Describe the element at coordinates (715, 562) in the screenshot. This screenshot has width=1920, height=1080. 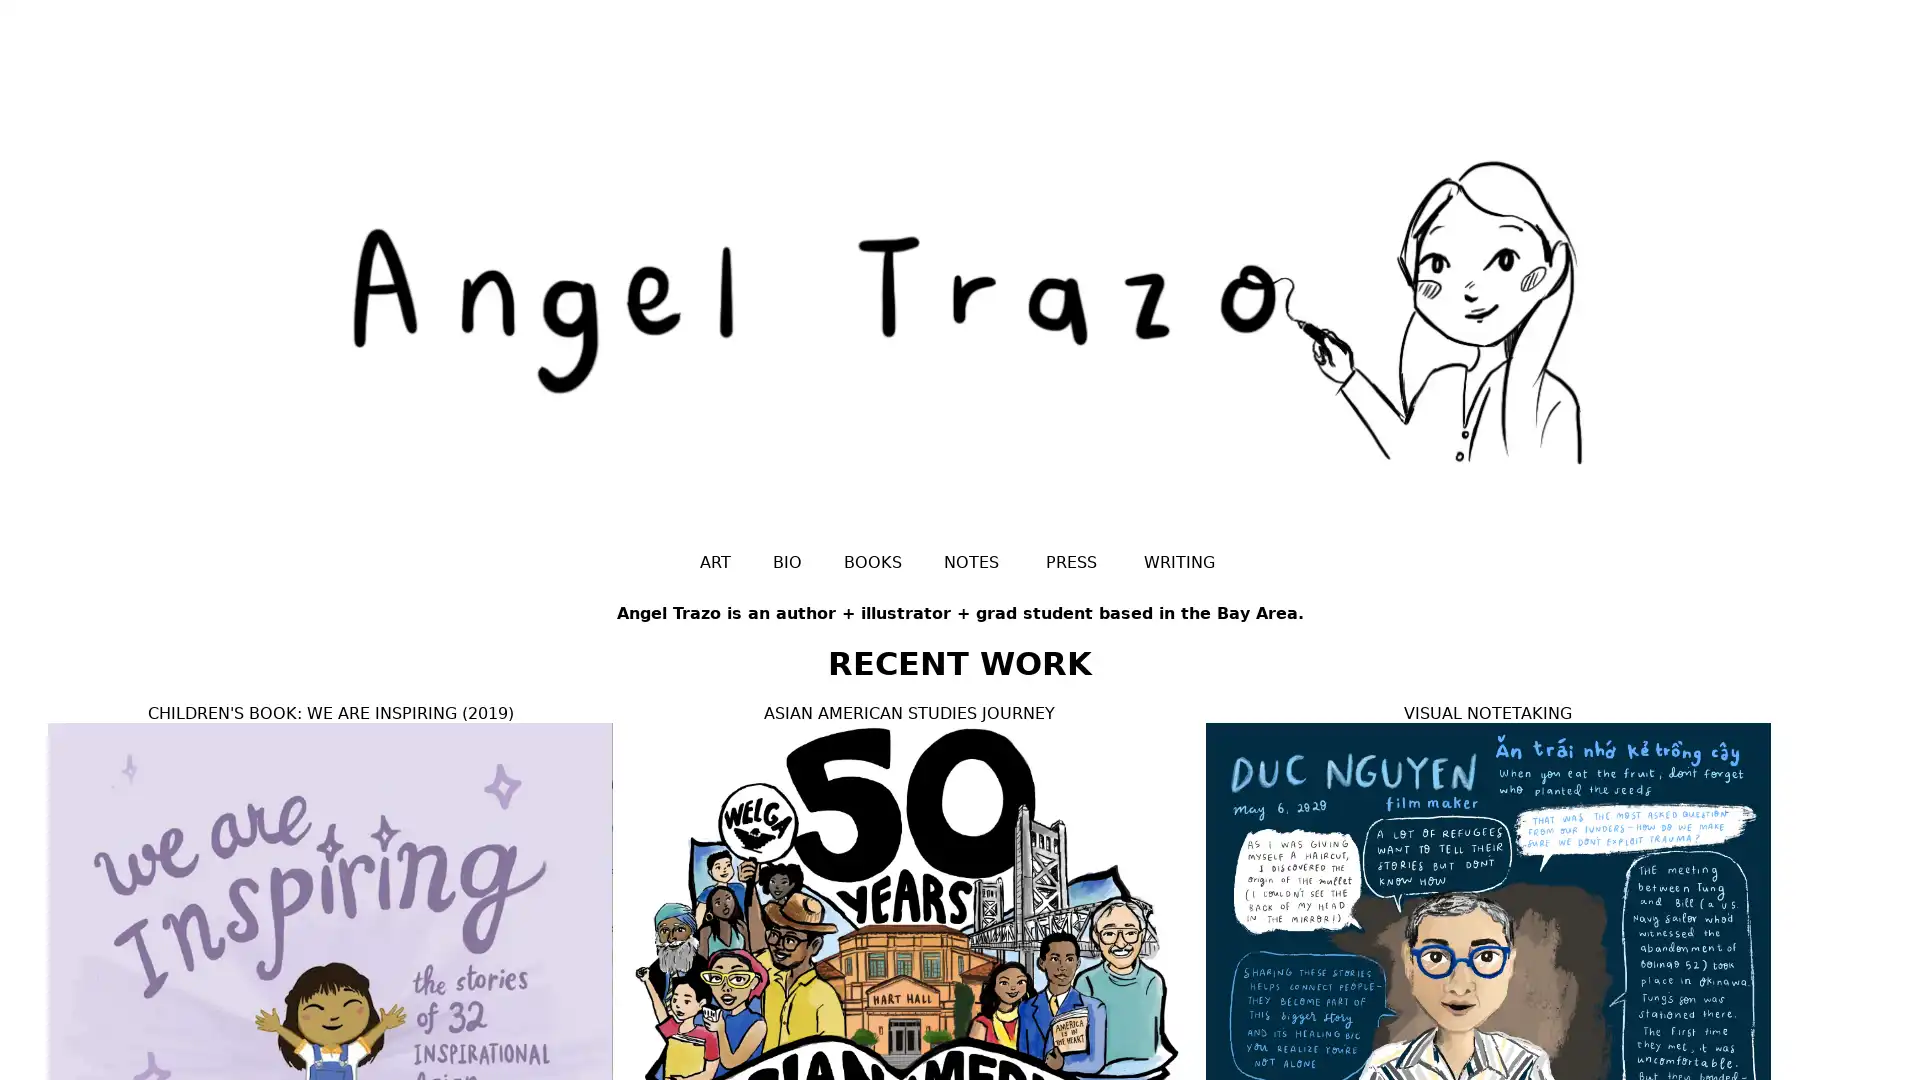
I see `ART` at that location.